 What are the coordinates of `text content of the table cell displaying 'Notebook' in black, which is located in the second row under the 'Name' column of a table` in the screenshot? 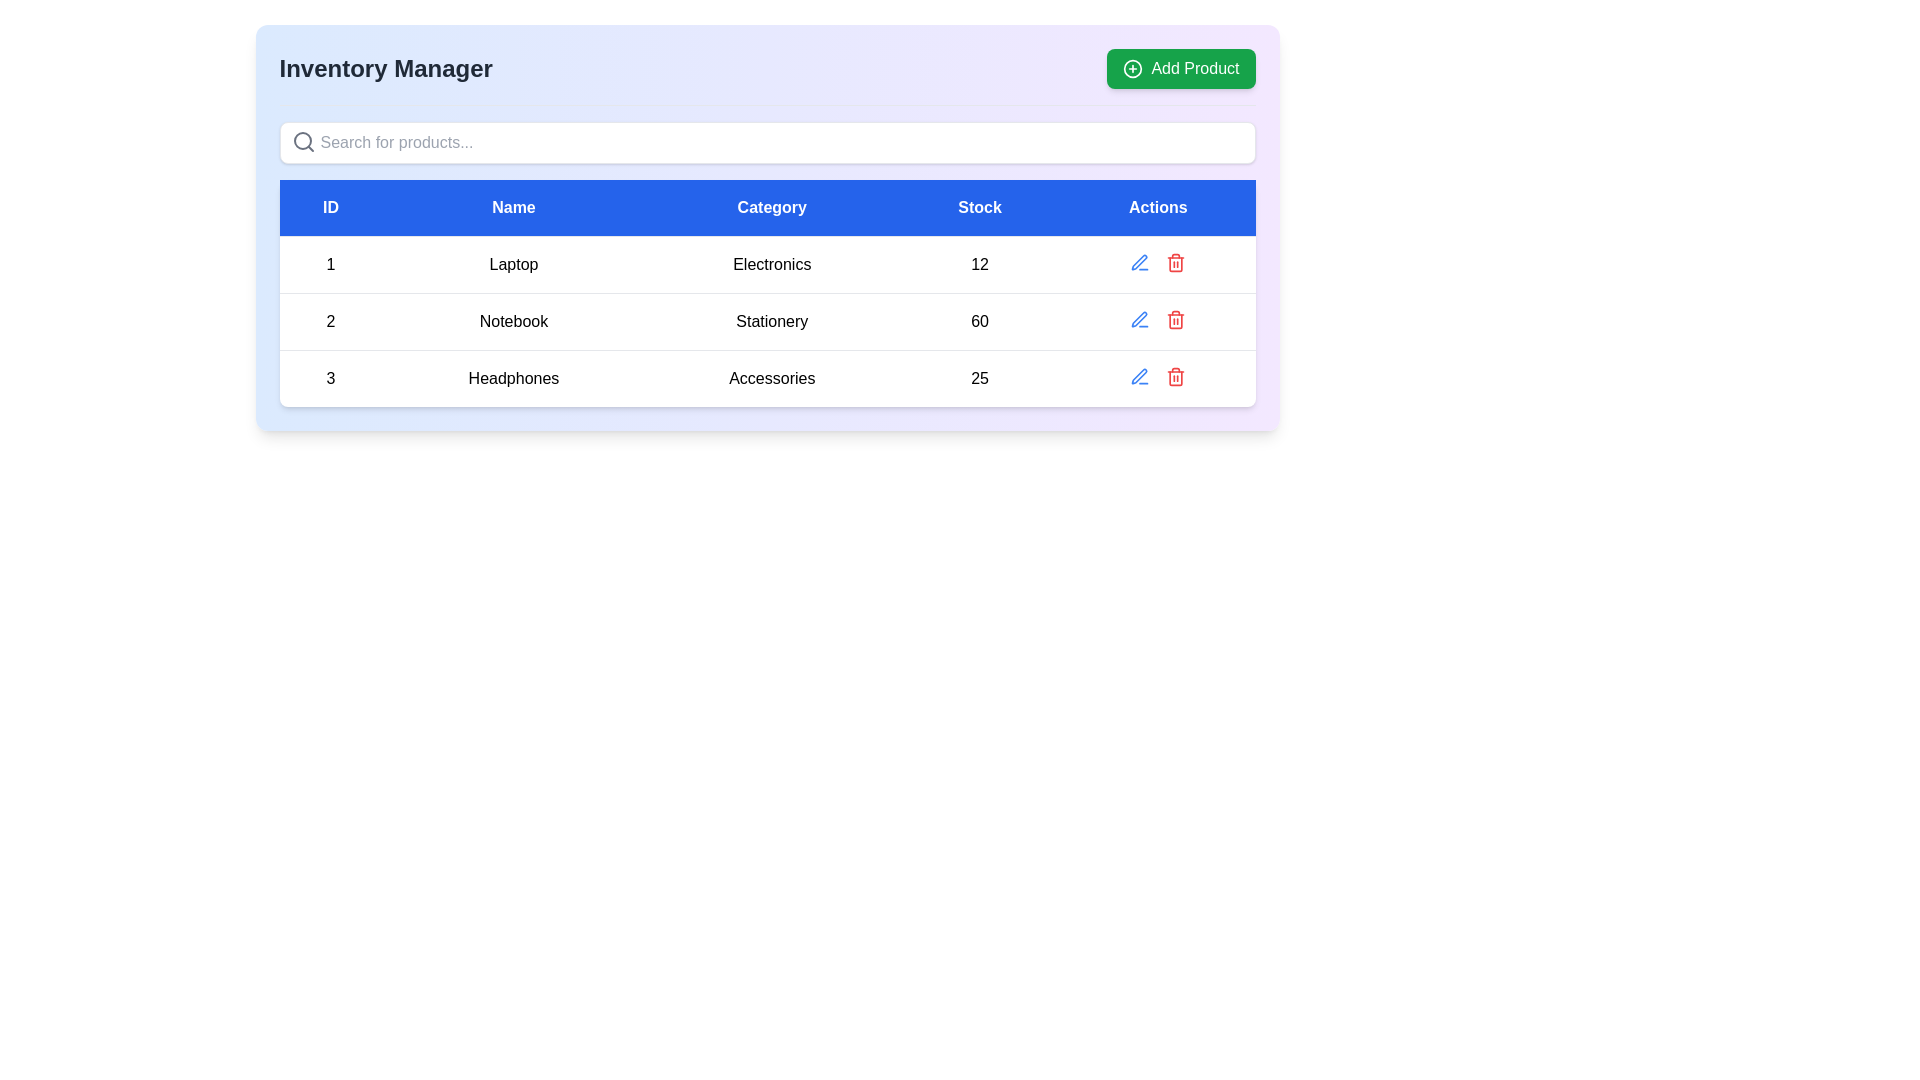 It's located at (513, 320).